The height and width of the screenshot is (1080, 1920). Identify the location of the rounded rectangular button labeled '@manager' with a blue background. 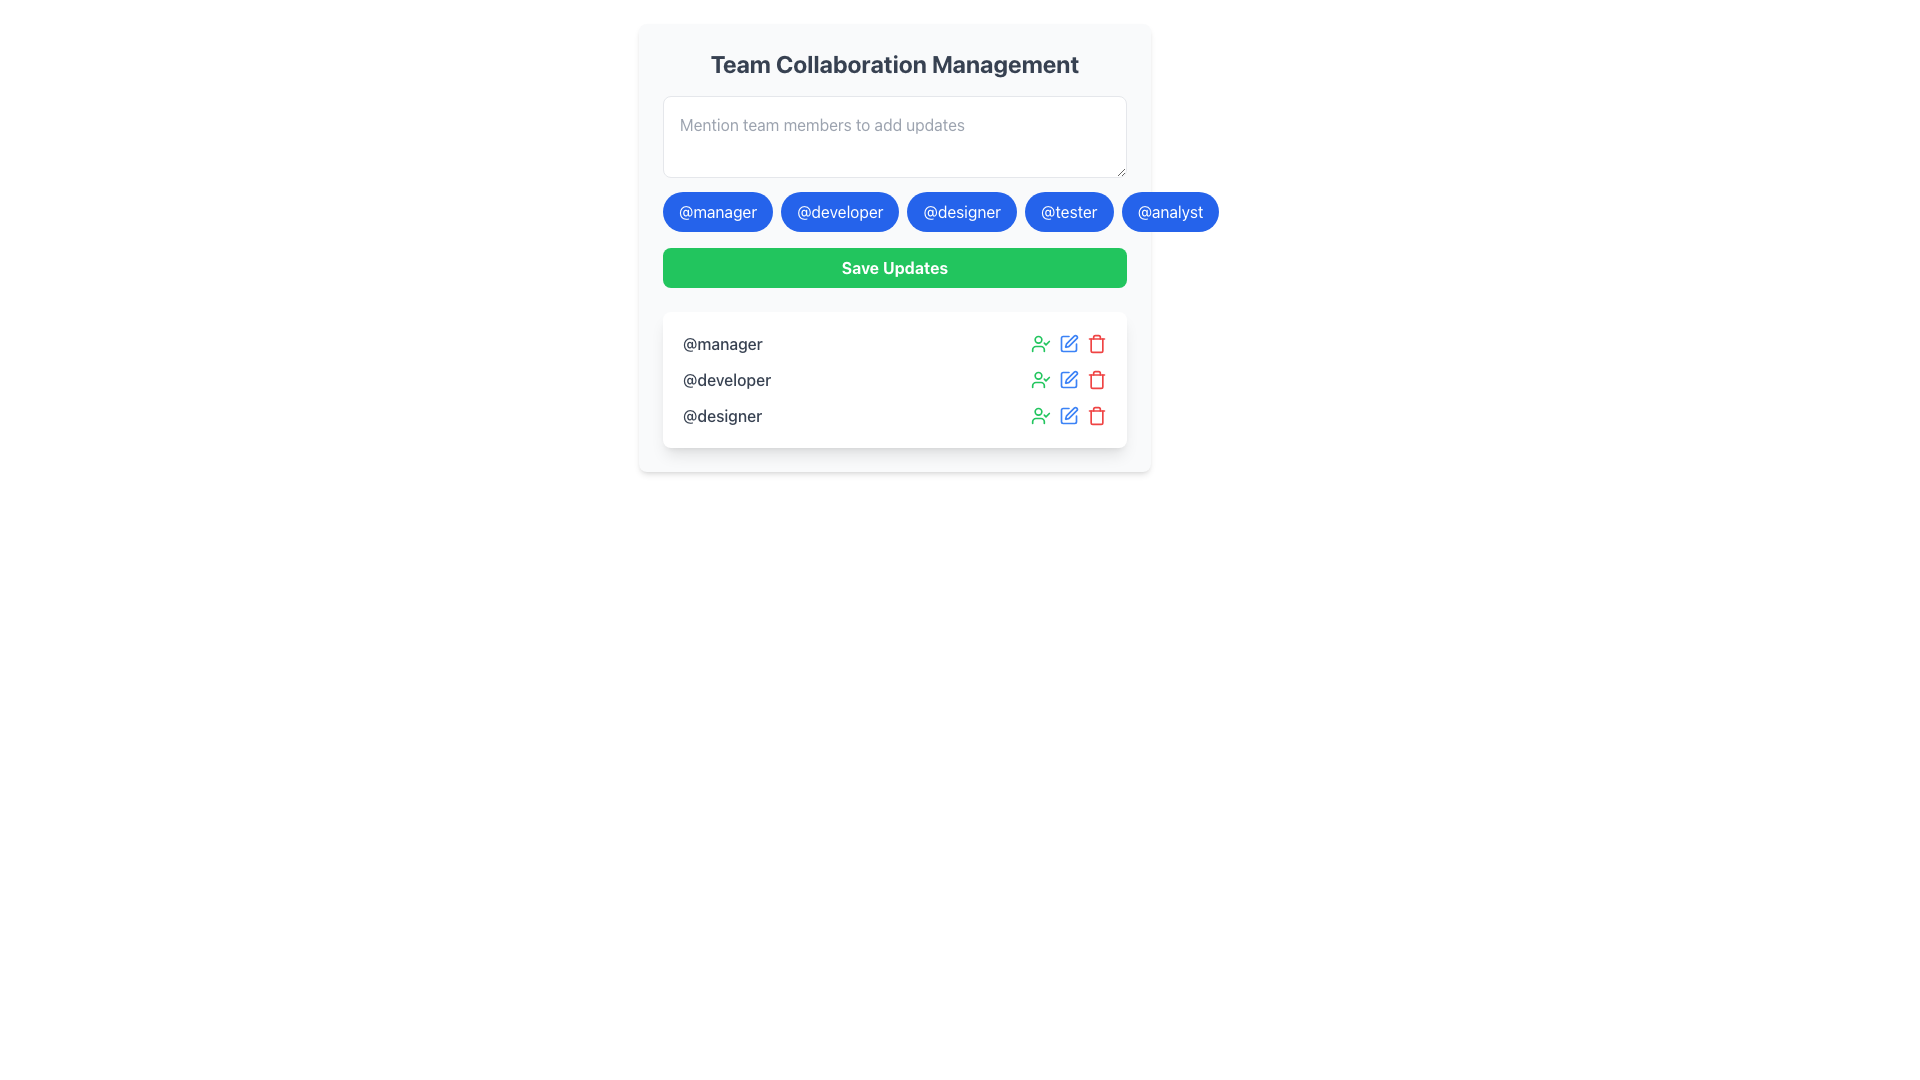
(718, 212).